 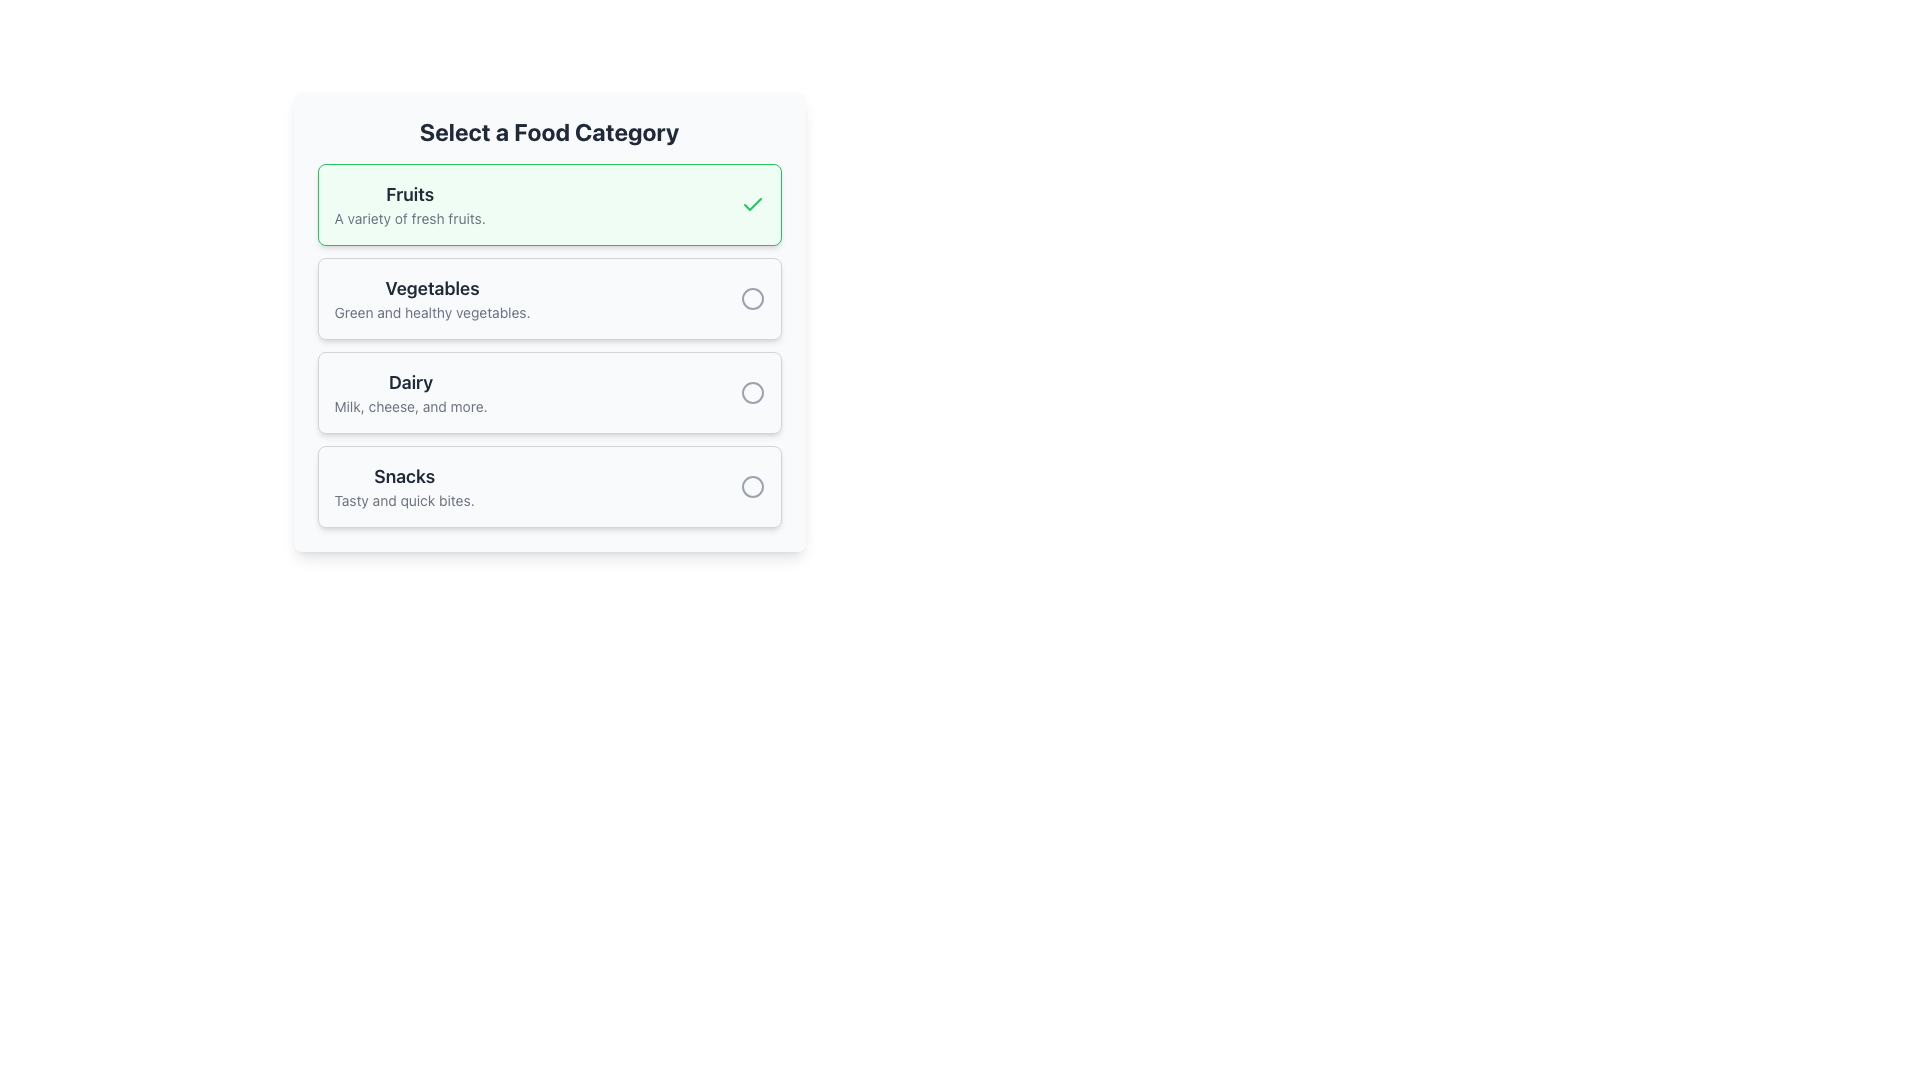 I want to click on the unselected radio button located in the 'Vegetables' category section, so click(x=751, y=299).